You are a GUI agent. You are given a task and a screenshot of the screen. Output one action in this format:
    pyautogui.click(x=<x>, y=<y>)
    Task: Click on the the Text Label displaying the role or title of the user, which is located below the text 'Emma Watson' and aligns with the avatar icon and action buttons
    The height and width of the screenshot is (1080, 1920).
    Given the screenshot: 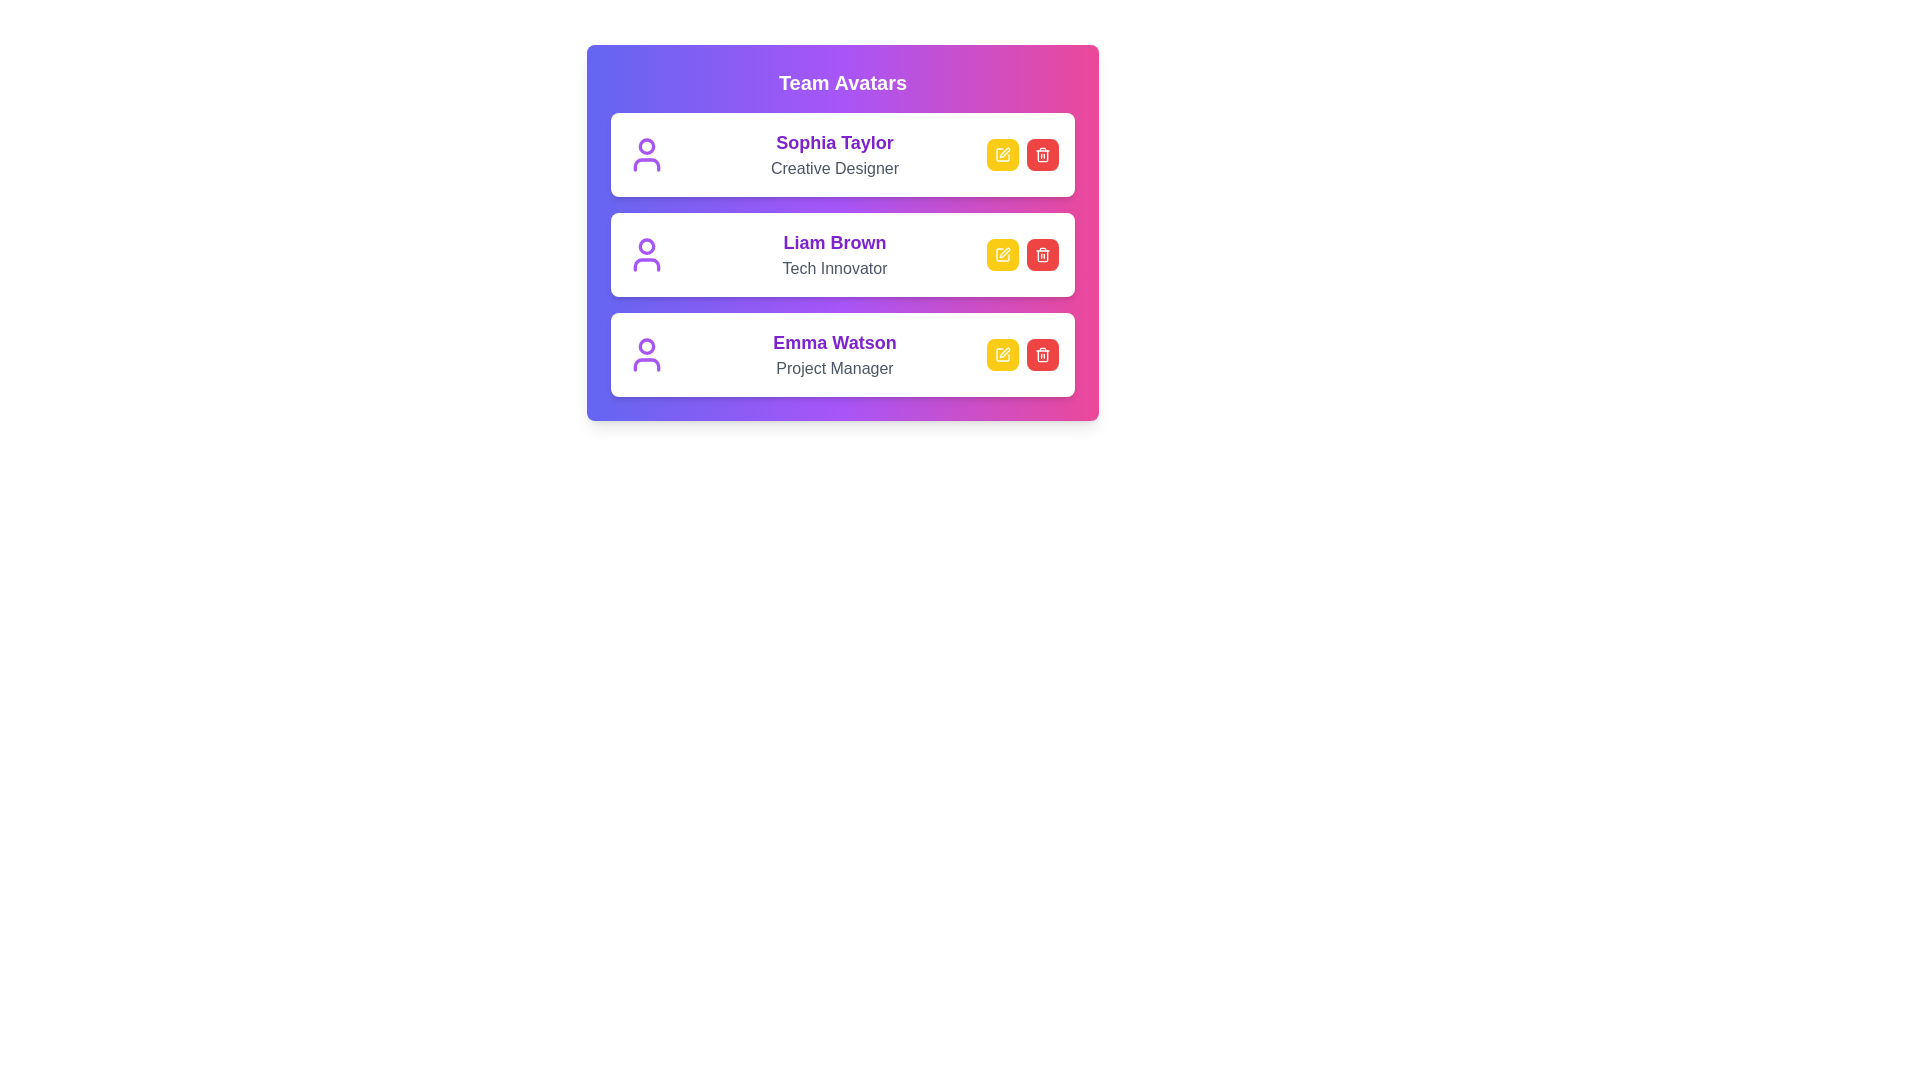 What is the action you would take?
    pyautogui.click(x=835, y=369)
    